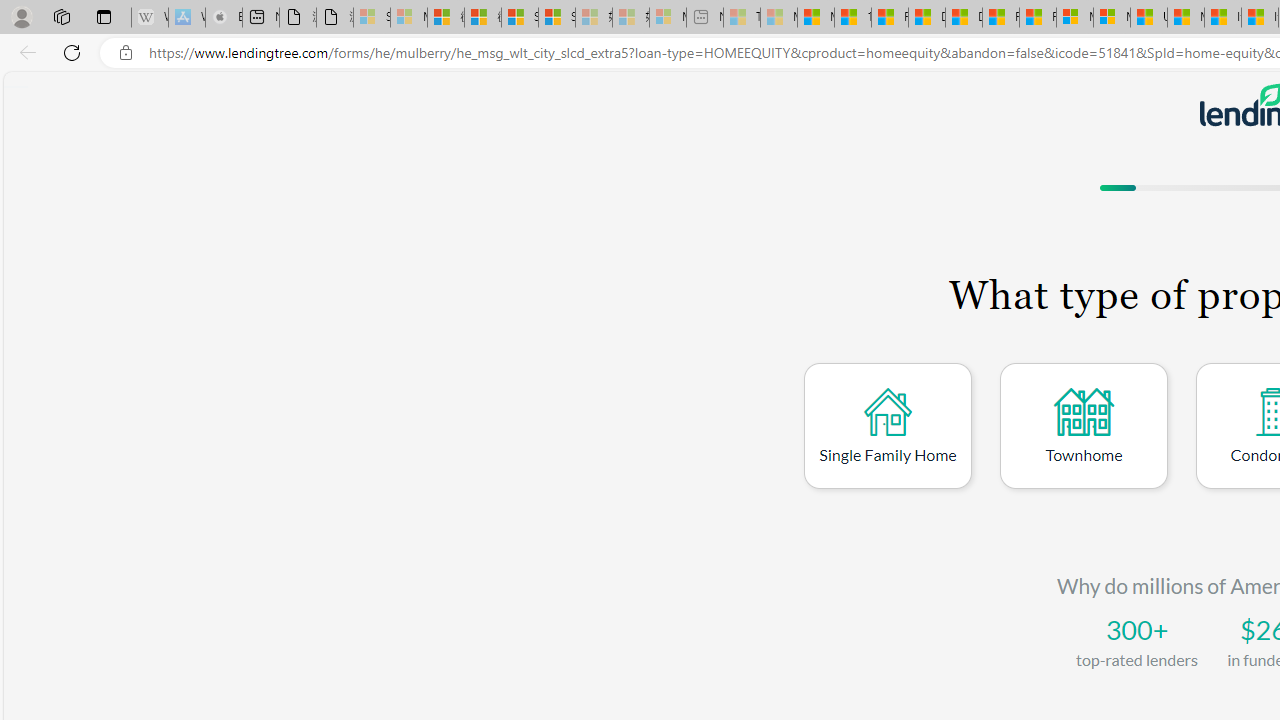 The height and width of the screenshot is (720, 1280). Describe the element at coordinates (372, 17) in the screenshot. I see `'Sign in to your Microsoft account - Sleeping'` at that location.